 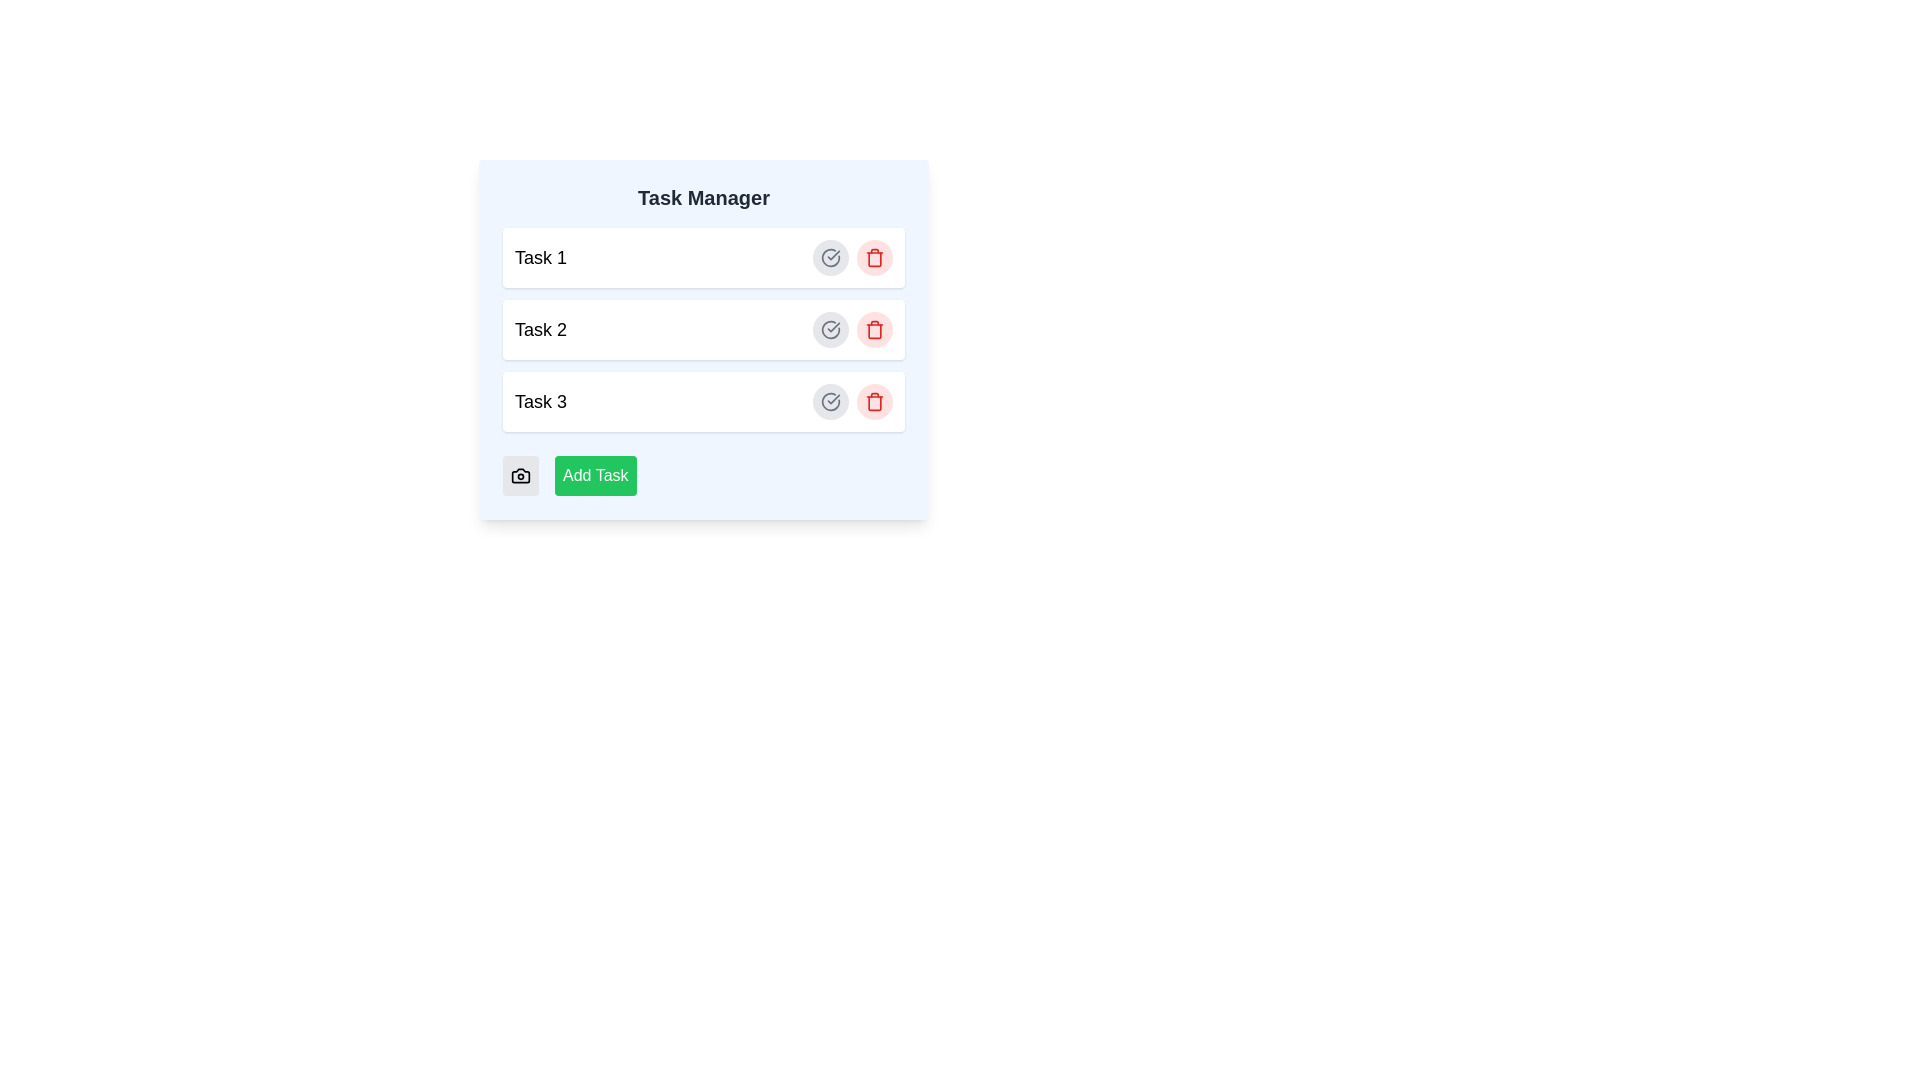 What do you see at coordinates (874, 401) in the screenshot?
I see `the delete icon button located on the far-right side of 'Task 3', which has a light red background and signifies a delete operation` at bounding box center [874, 401].